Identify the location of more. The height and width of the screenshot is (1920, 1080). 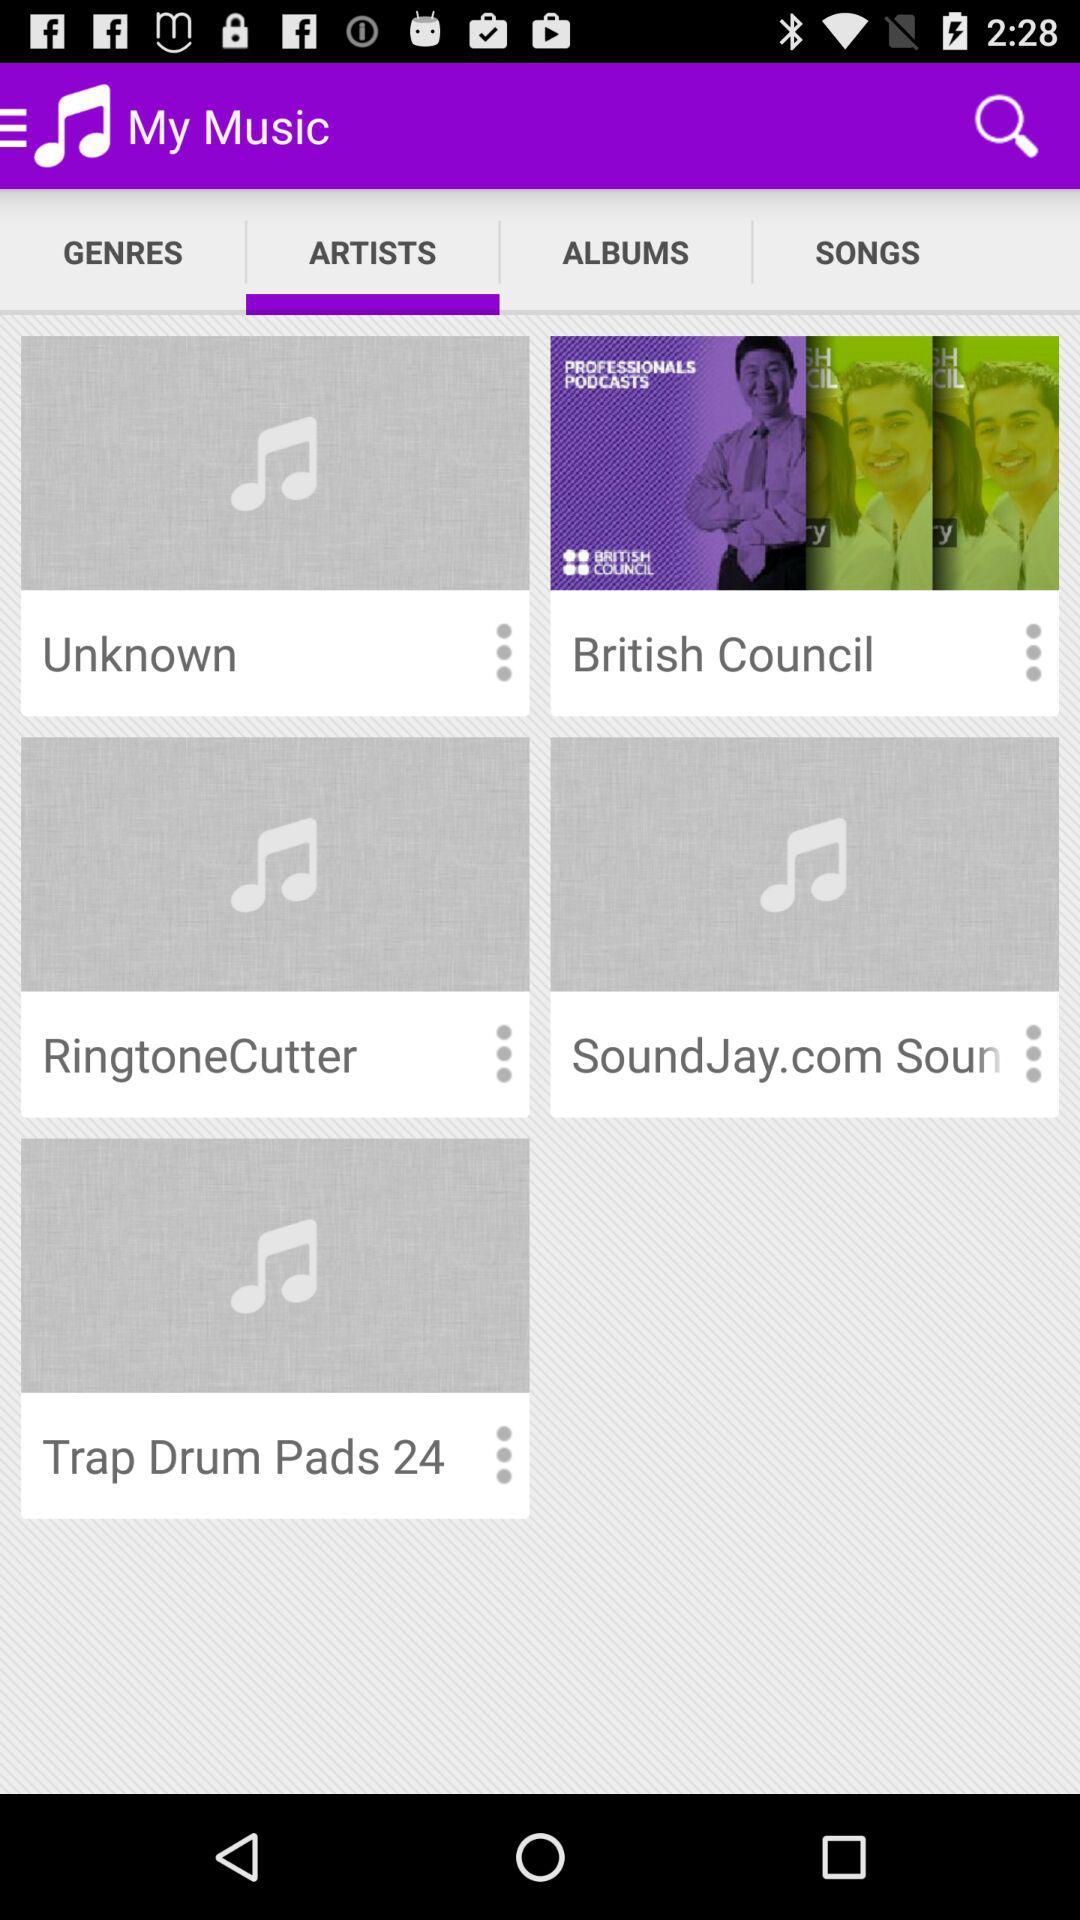
(1032, 653).